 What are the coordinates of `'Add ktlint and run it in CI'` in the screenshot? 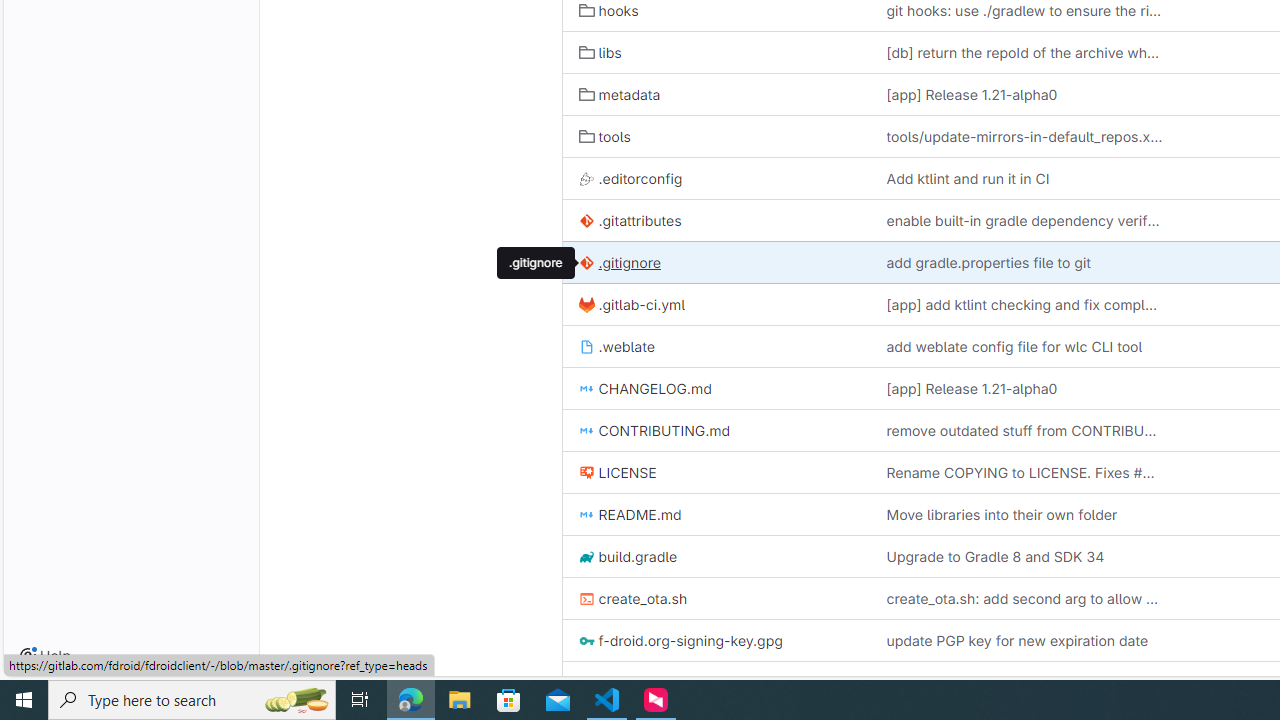 It's located at (1024, 177).